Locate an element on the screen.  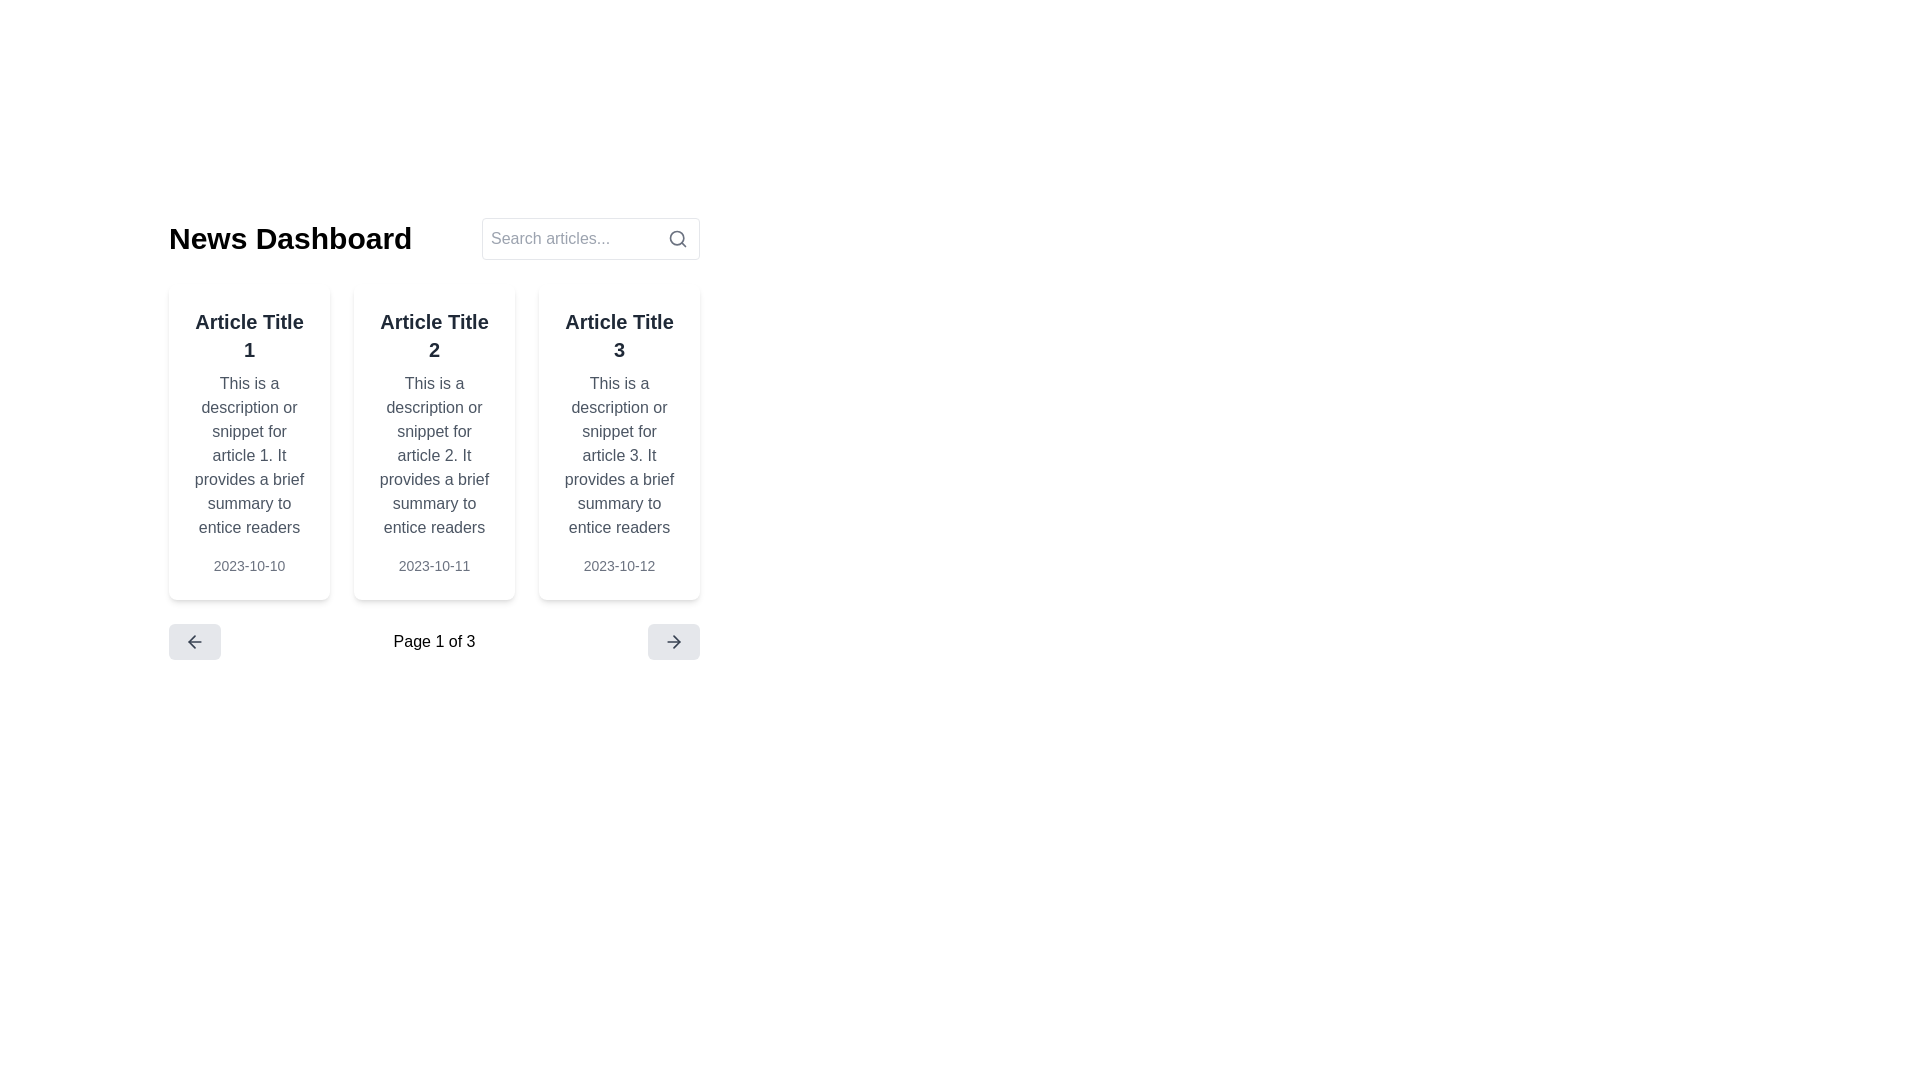
date displayed in the small, gray text label '2023-10-11' located below the summary text of 'Article Title 2' in the dashboard layout is located at coordinates (433, 566).